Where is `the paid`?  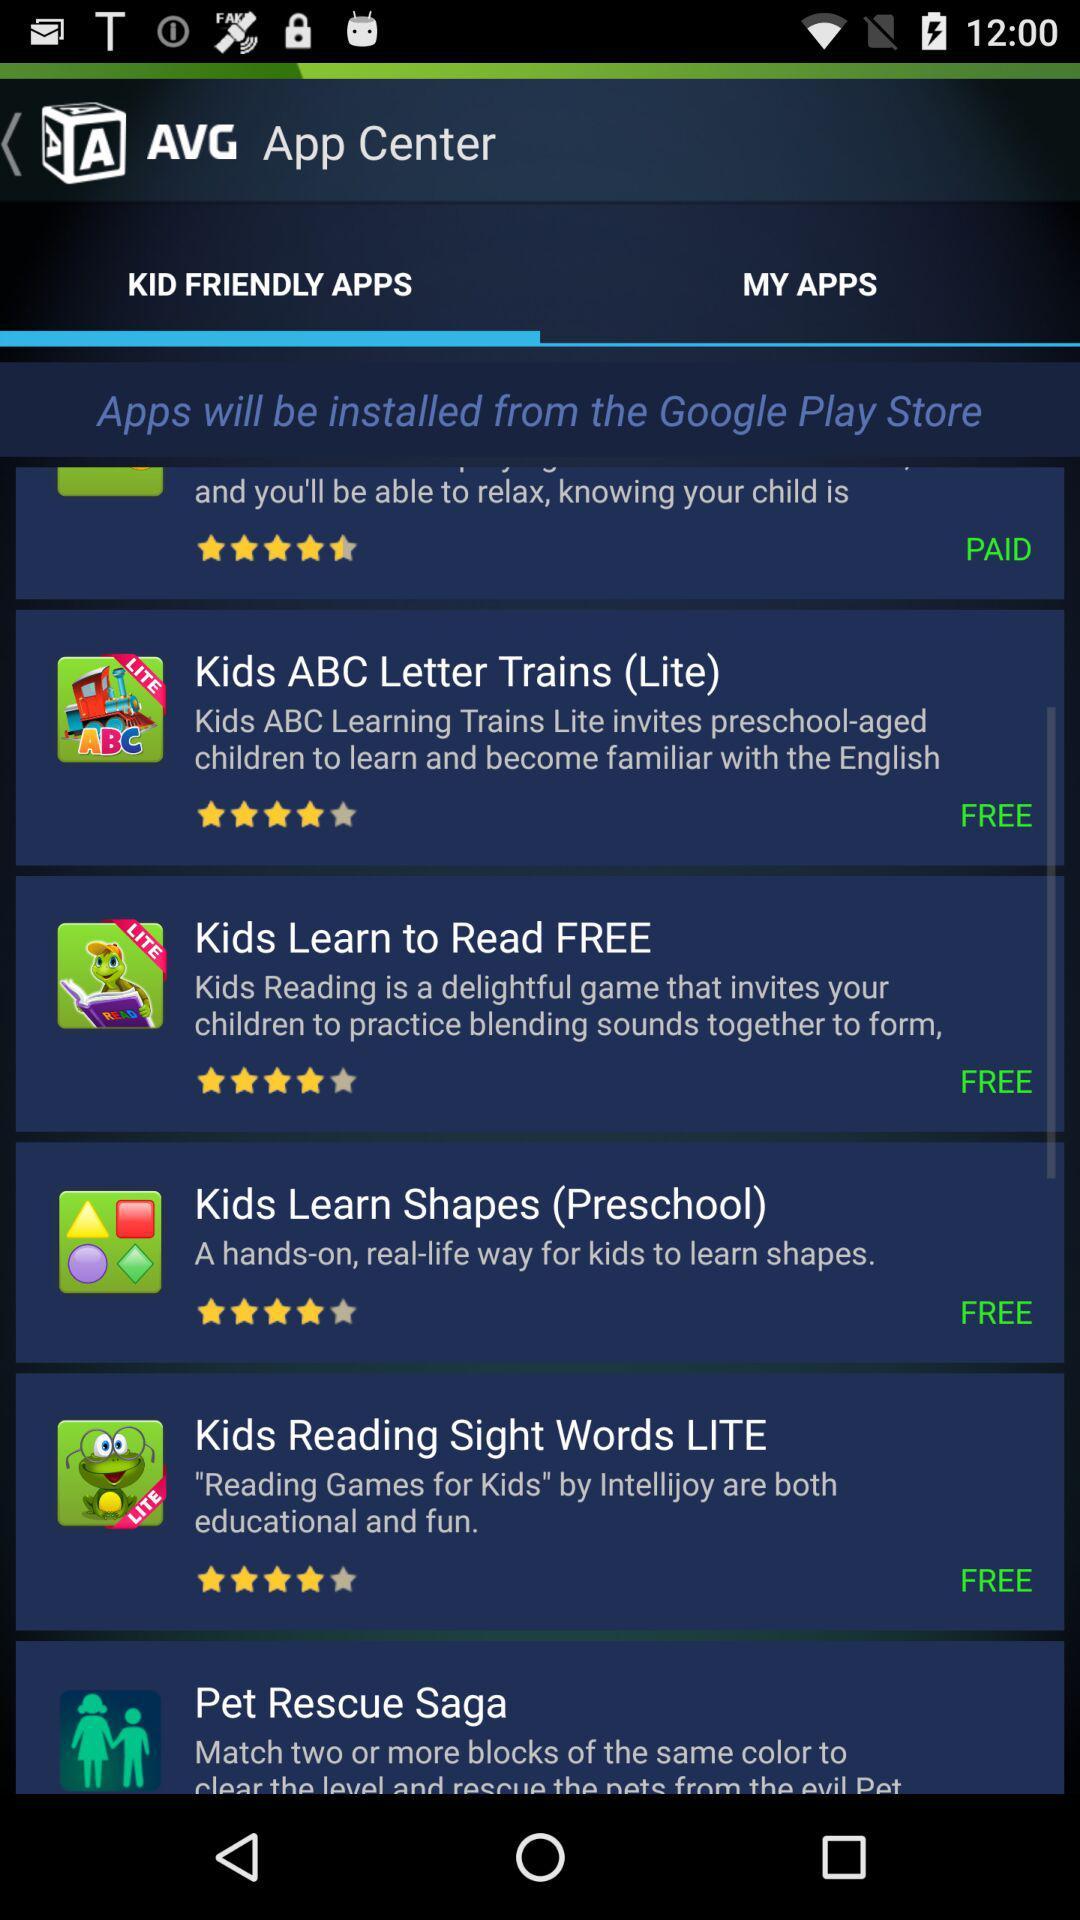 the paid is located at coordinates (694, 548).